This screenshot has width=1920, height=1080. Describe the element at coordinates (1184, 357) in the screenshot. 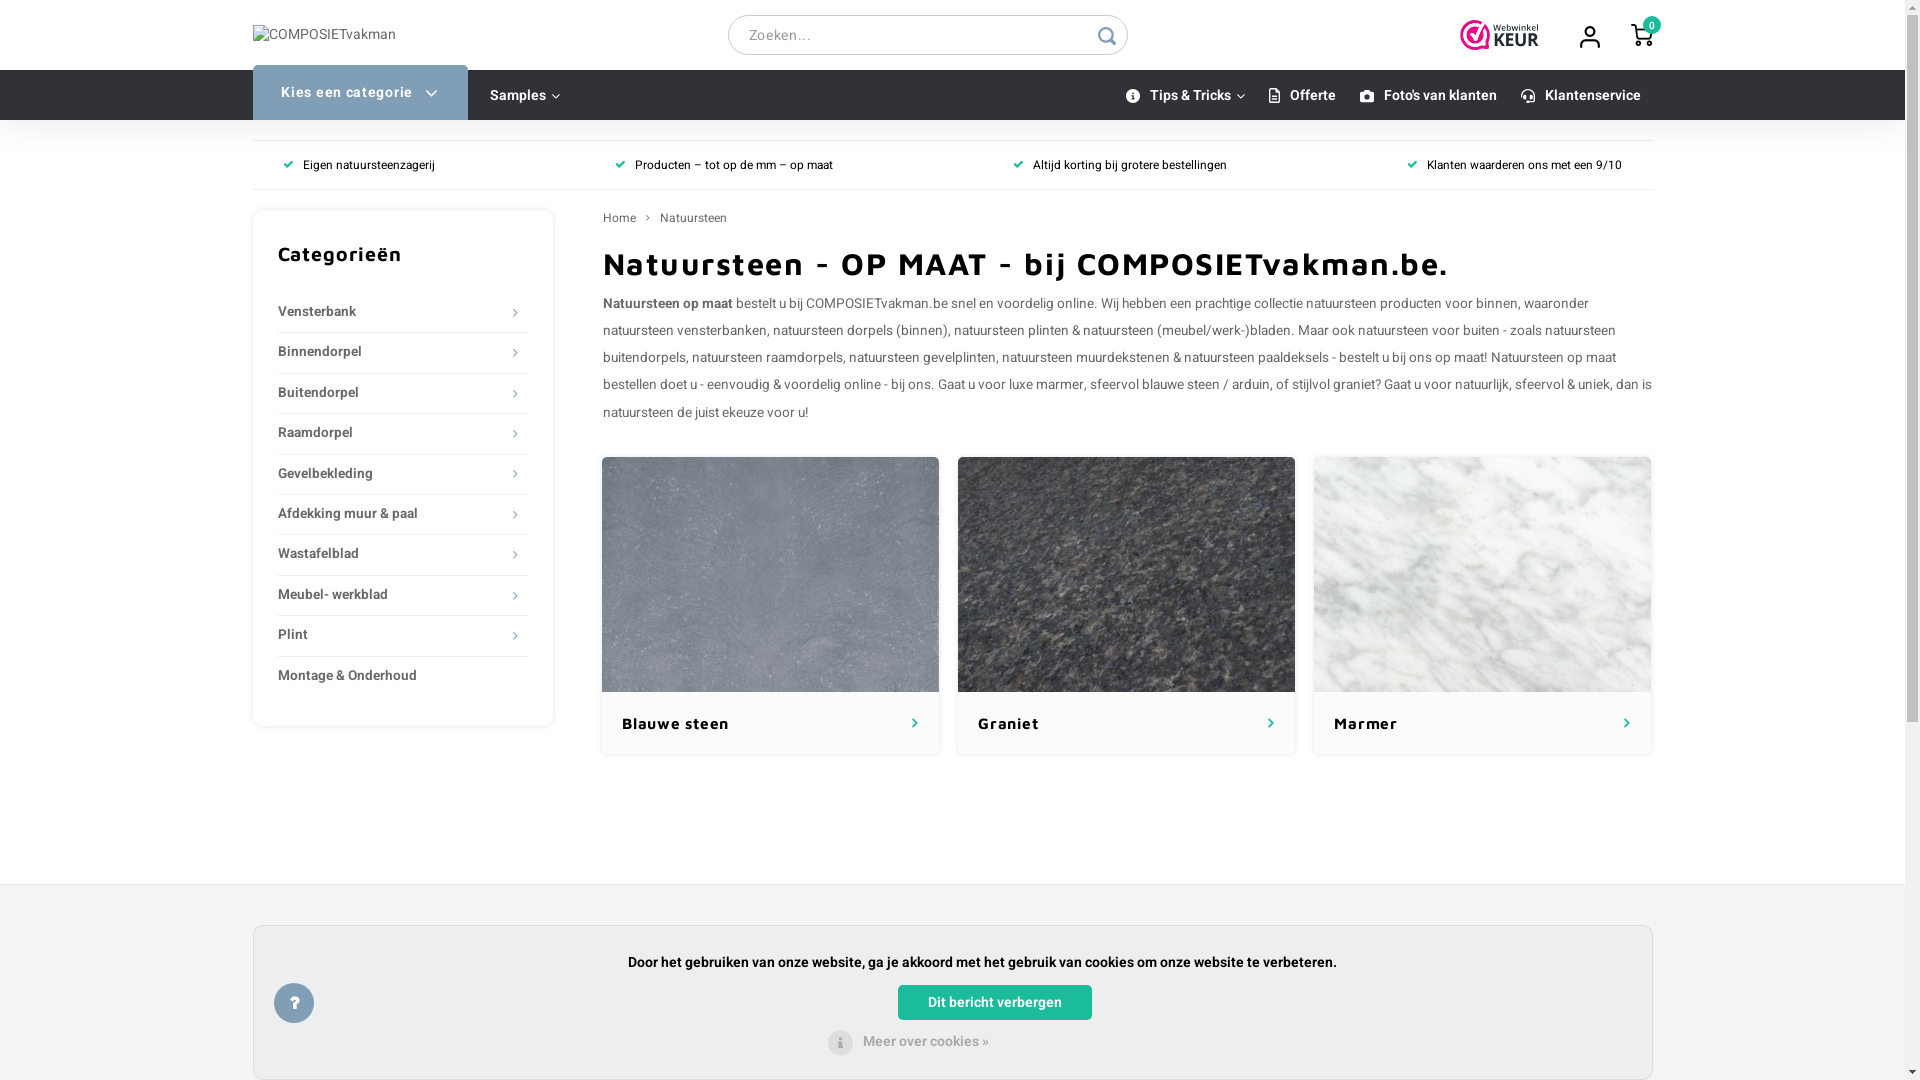

I see `'natuursteen paaldeksels'` at that location.